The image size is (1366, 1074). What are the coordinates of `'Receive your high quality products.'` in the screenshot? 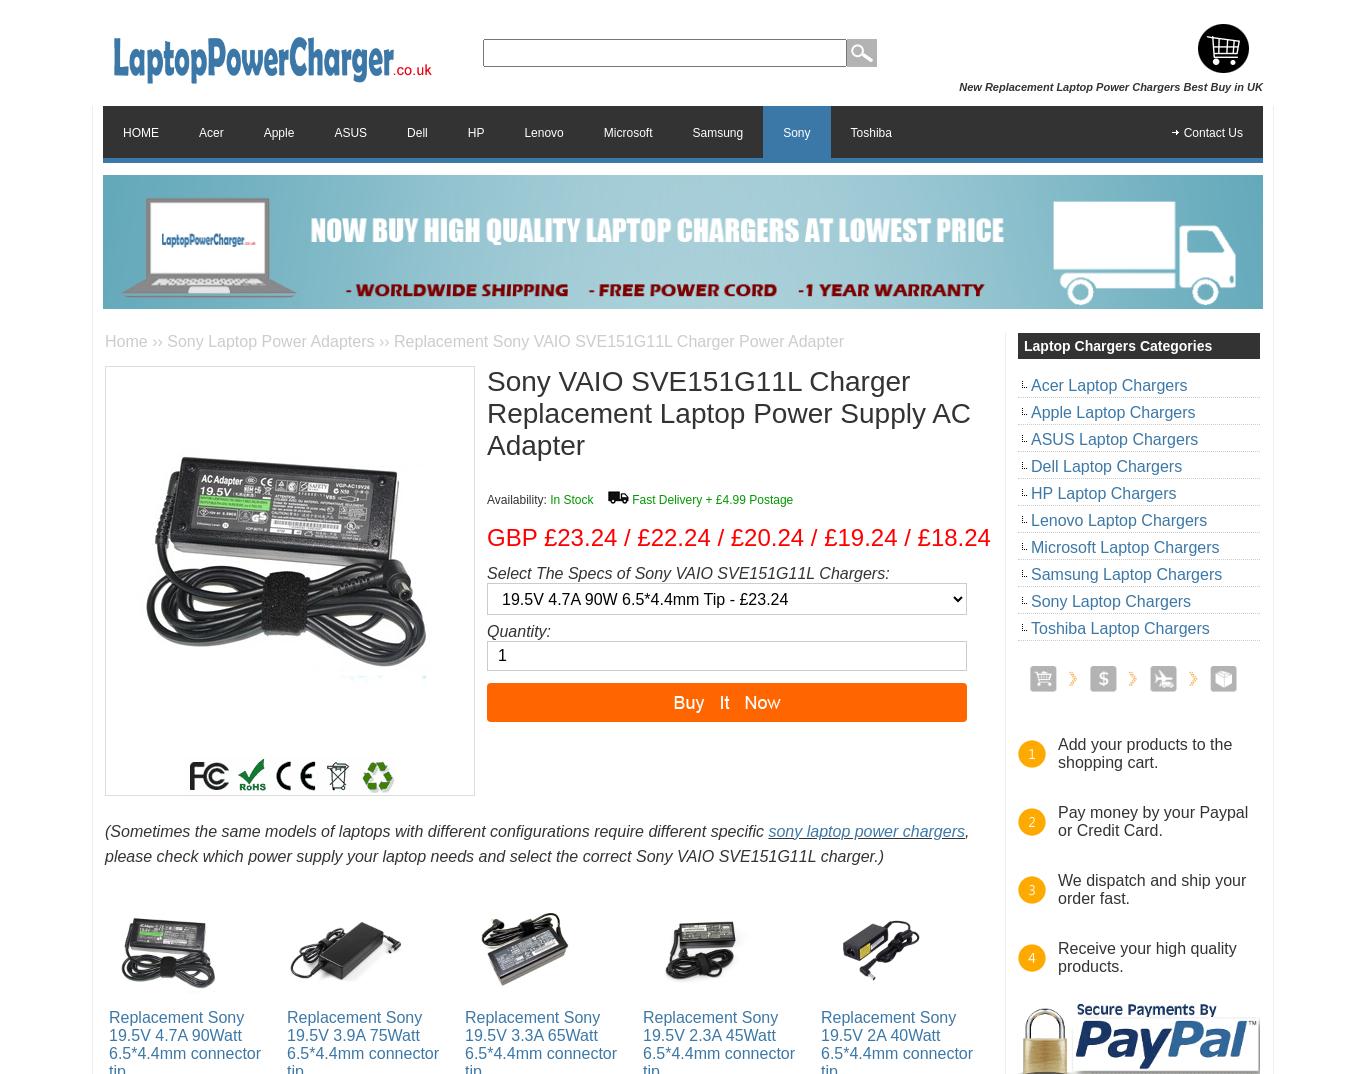 It's located at (1147, 957).